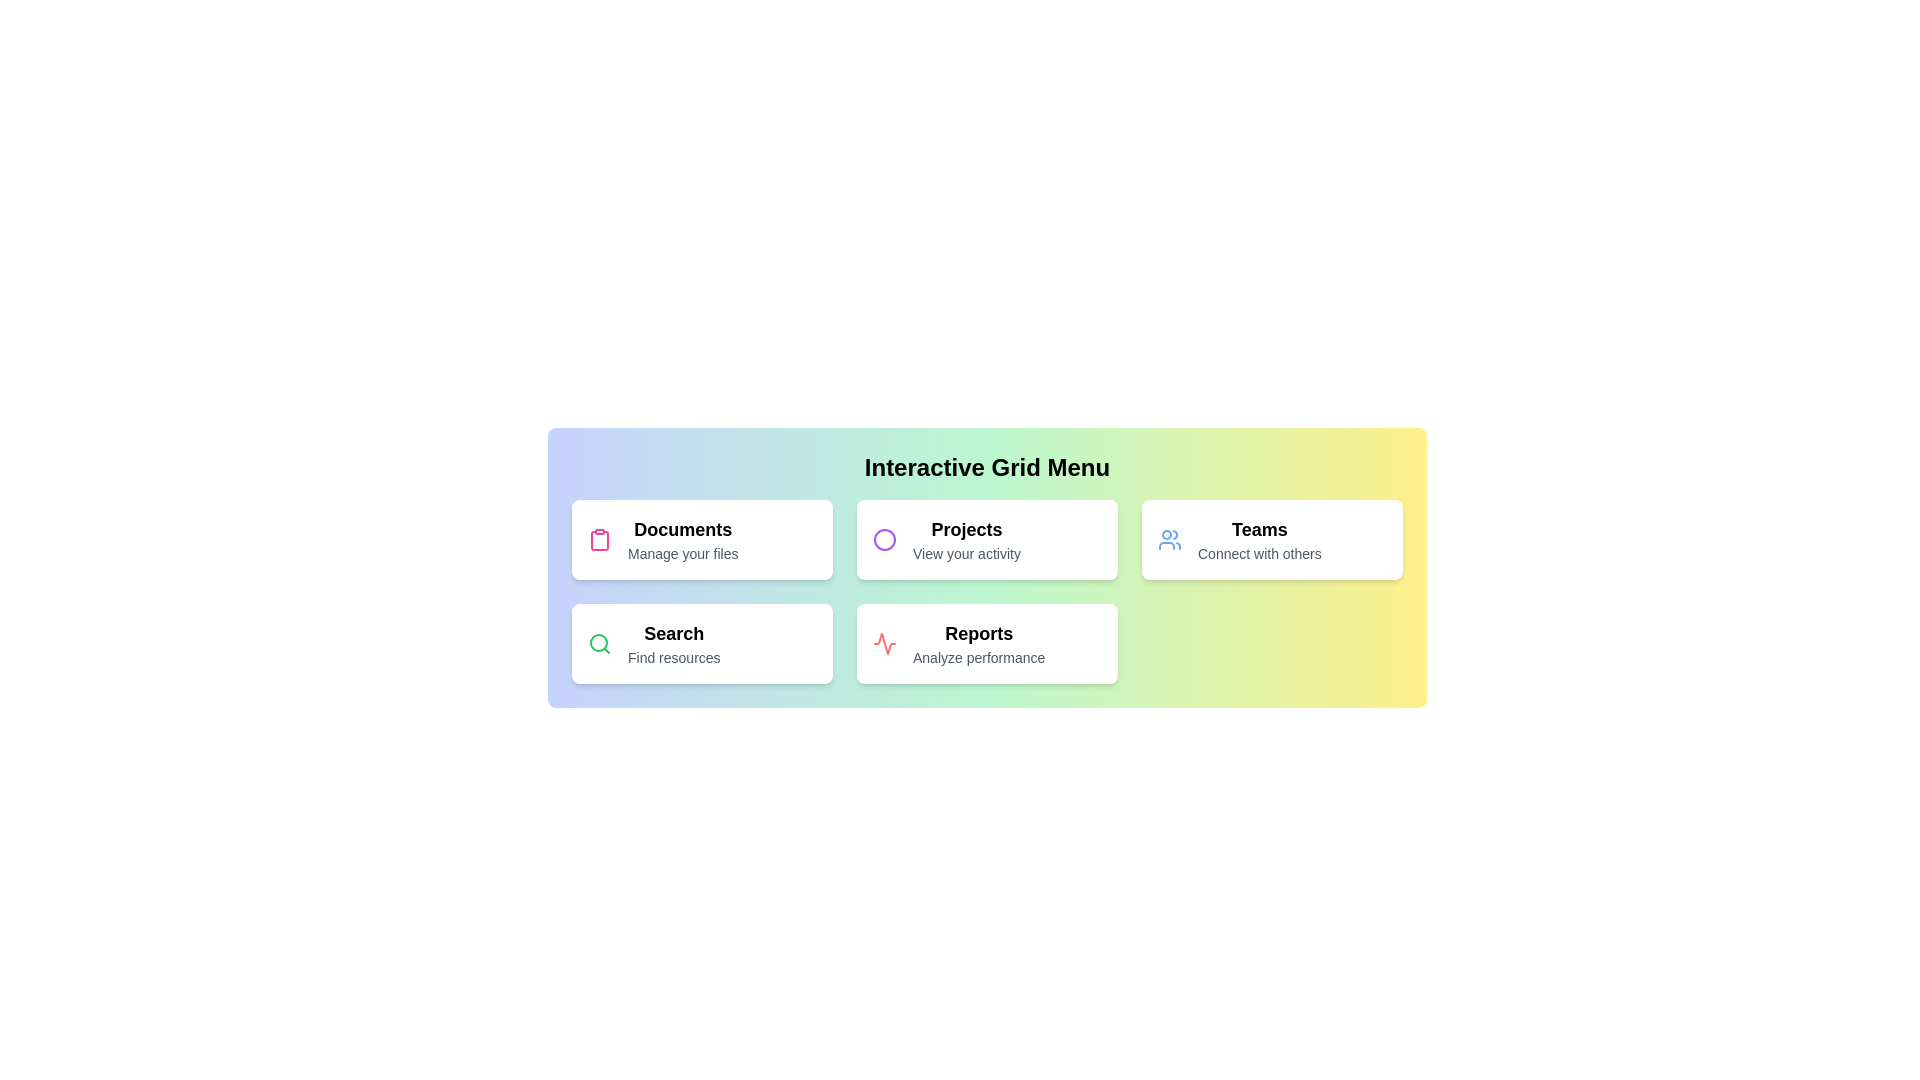 The width and height of the screenshot is (1920, 1080). I want to click on the Teams menu item to select it, so click(1271, 540).